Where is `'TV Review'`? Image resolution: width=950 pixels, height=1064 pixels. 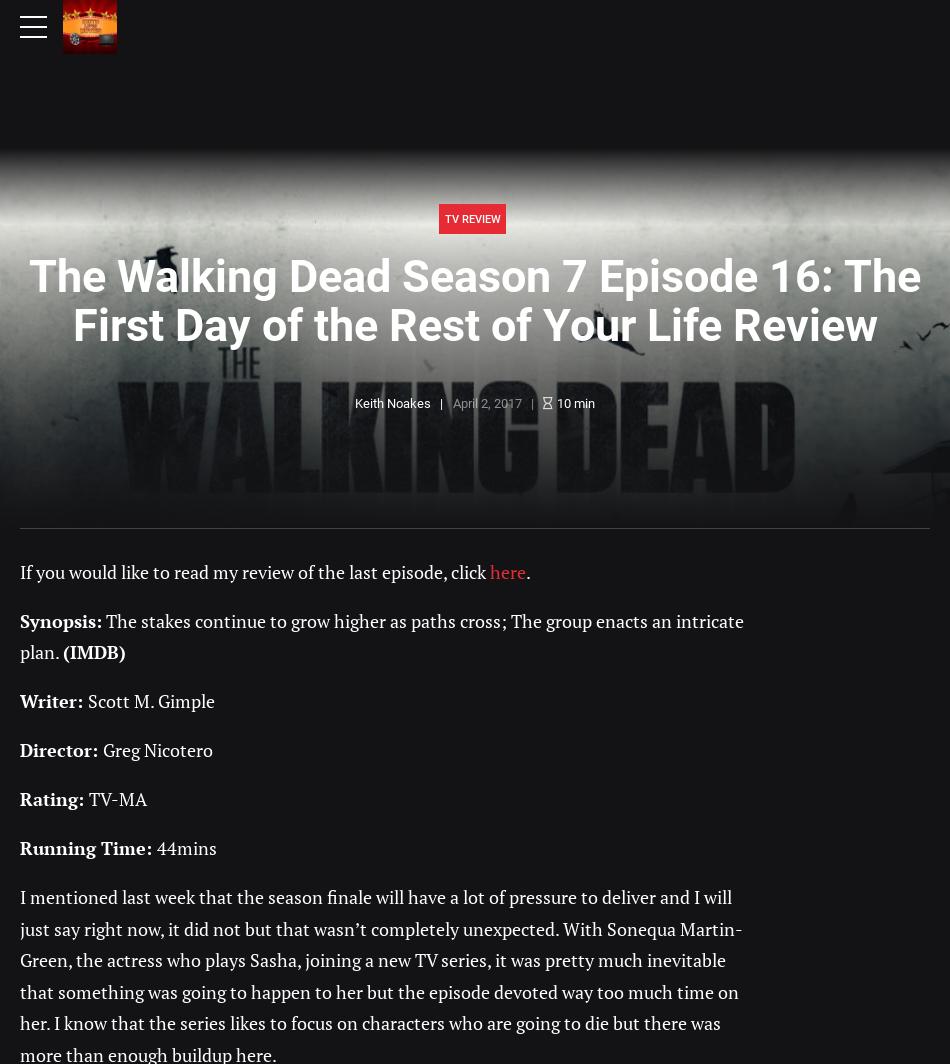 'TV Review' is located at coordinates (470, 218).